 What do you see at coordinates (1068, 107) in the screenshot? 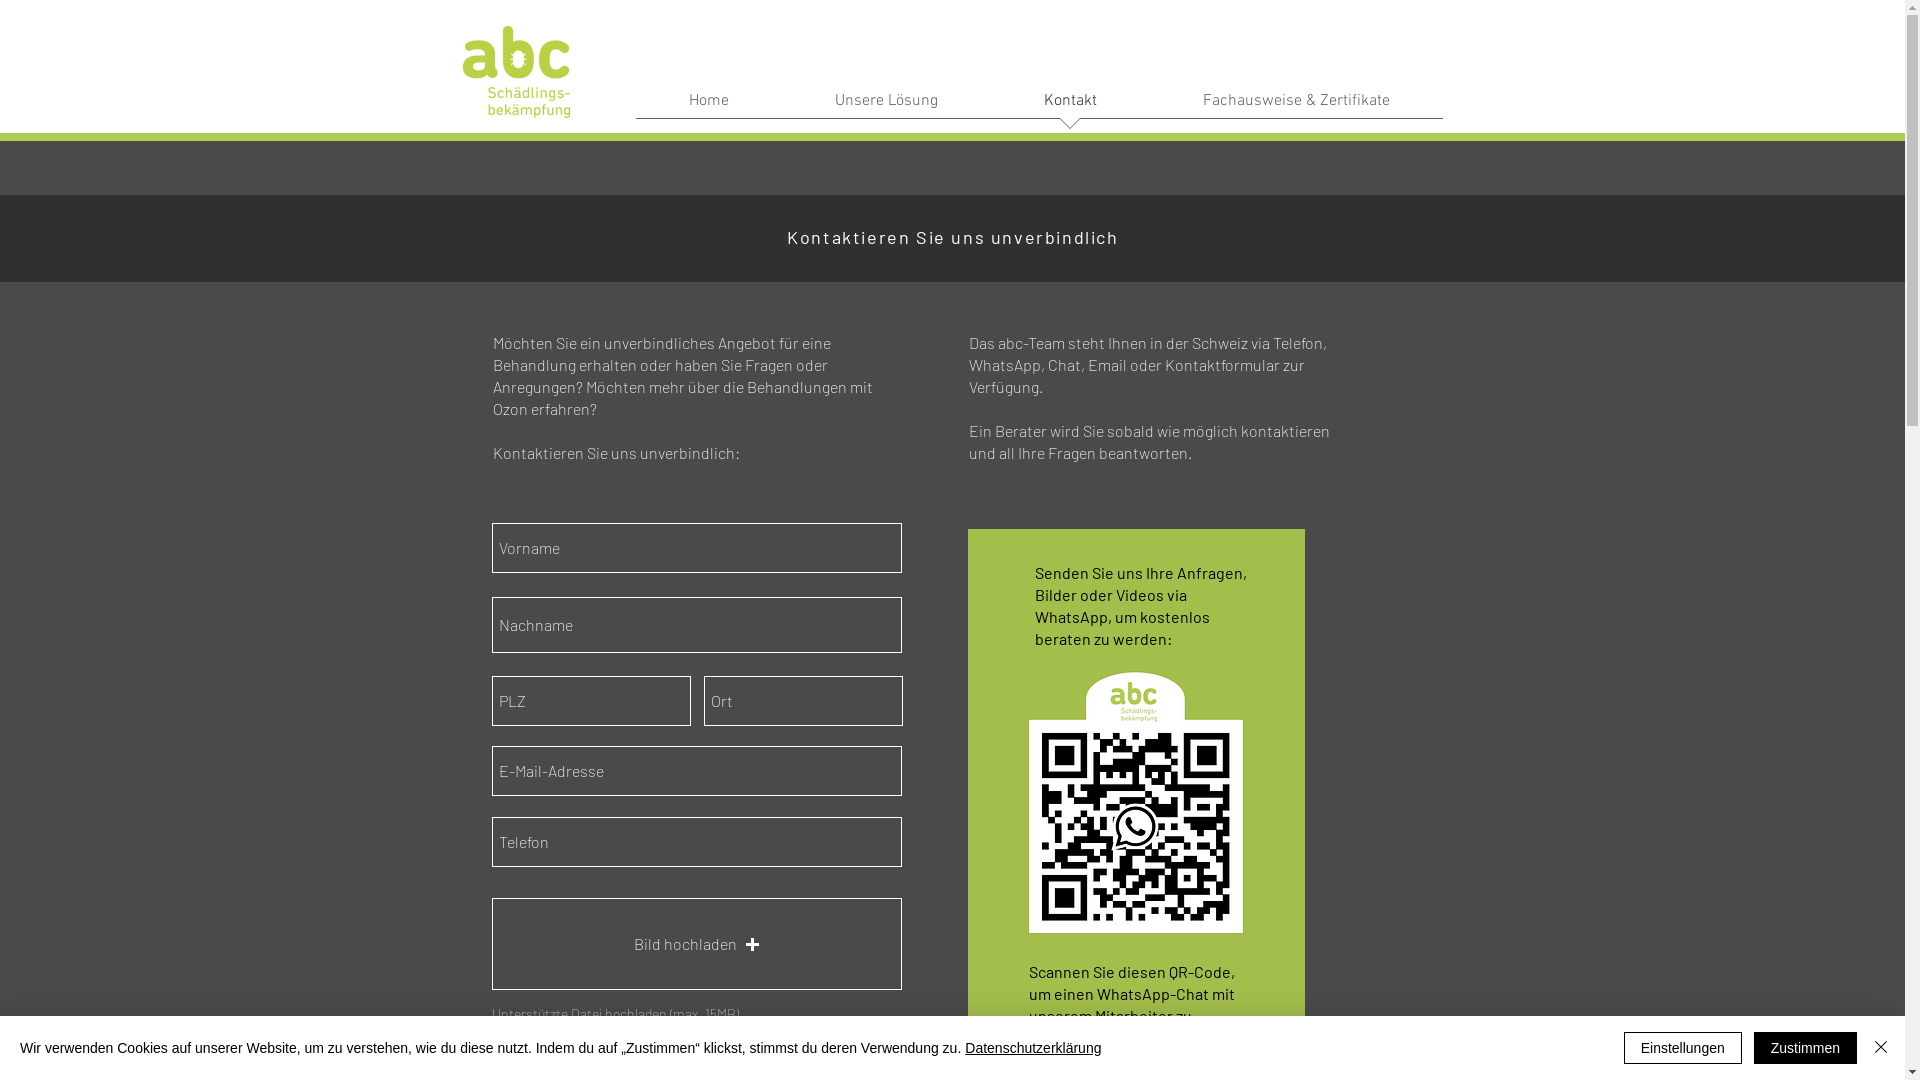
I see `'Kontakt'` at bounding box center [1068, 107].